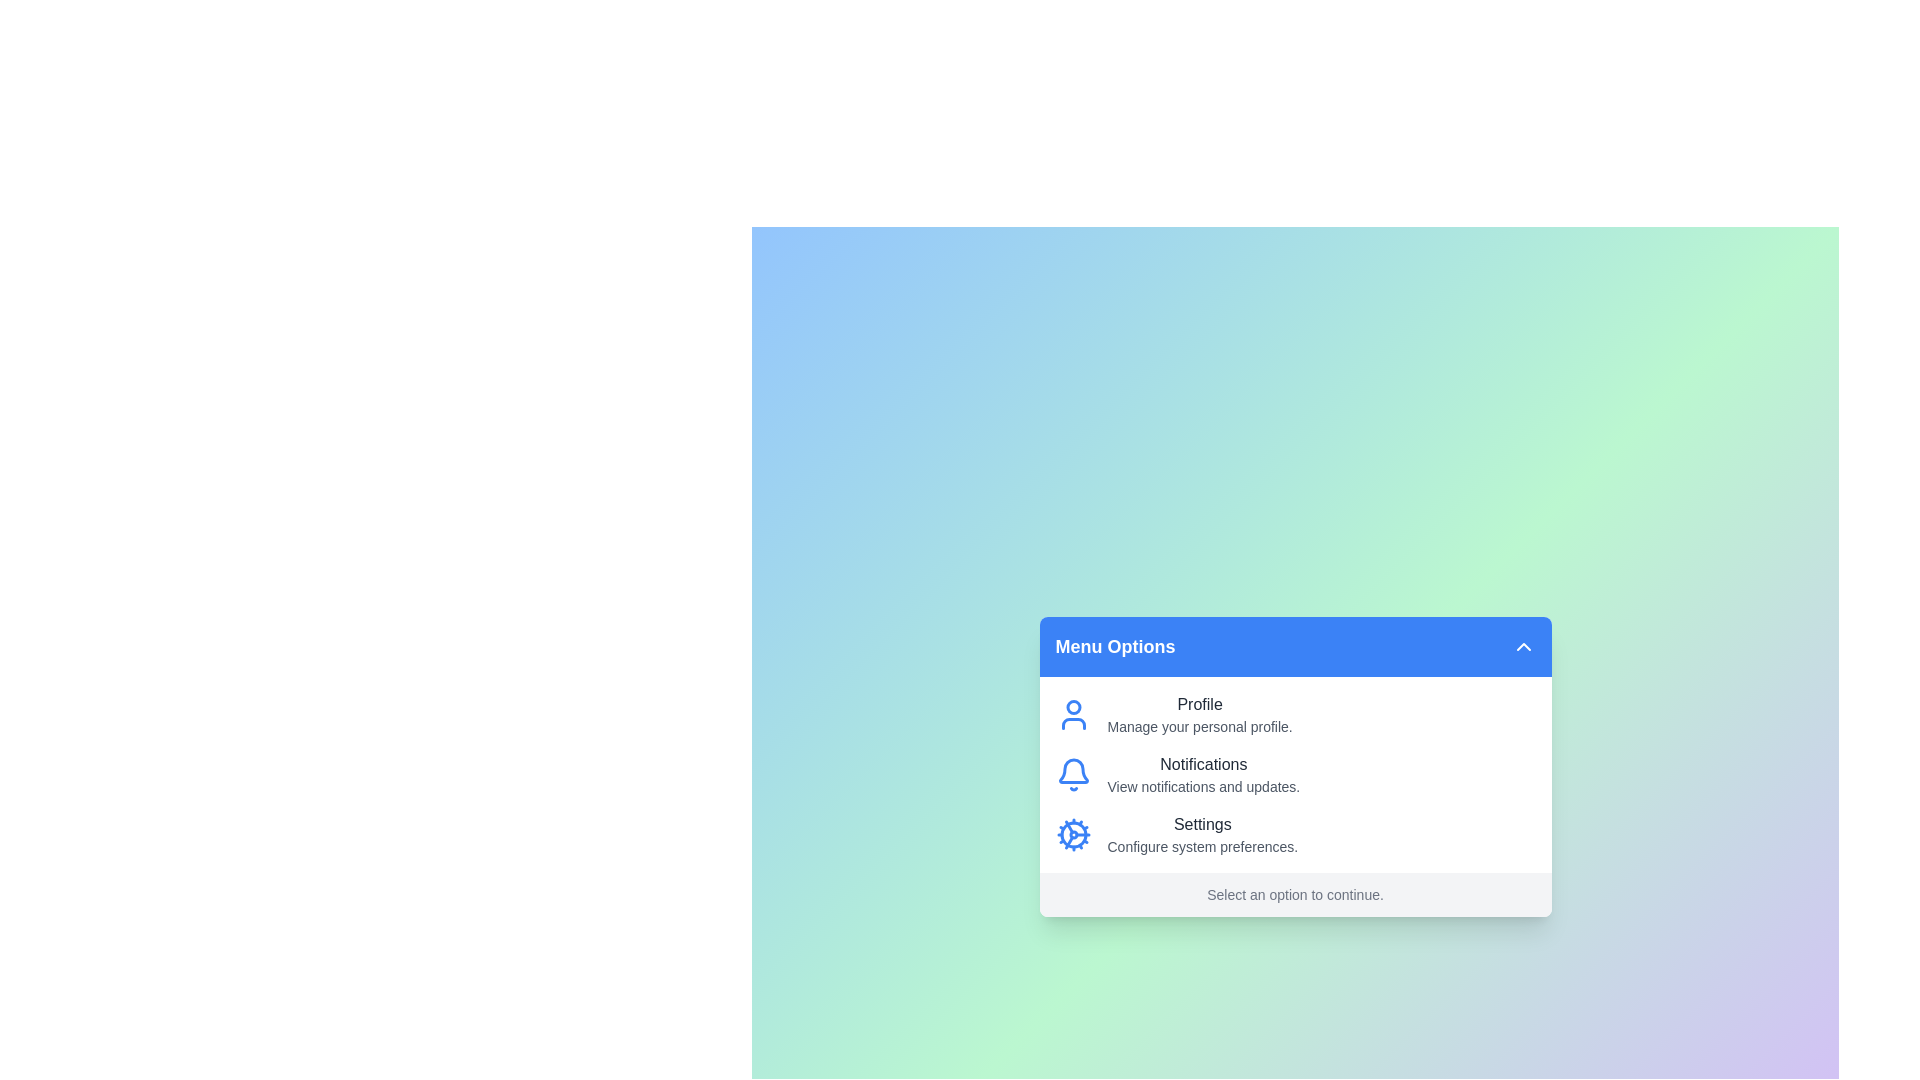  What do you see at coordinates (1200, 713) in the screenshot?
I see `the menu option labeled 'Profile' to read its description` at bounding box center [1200, 713].